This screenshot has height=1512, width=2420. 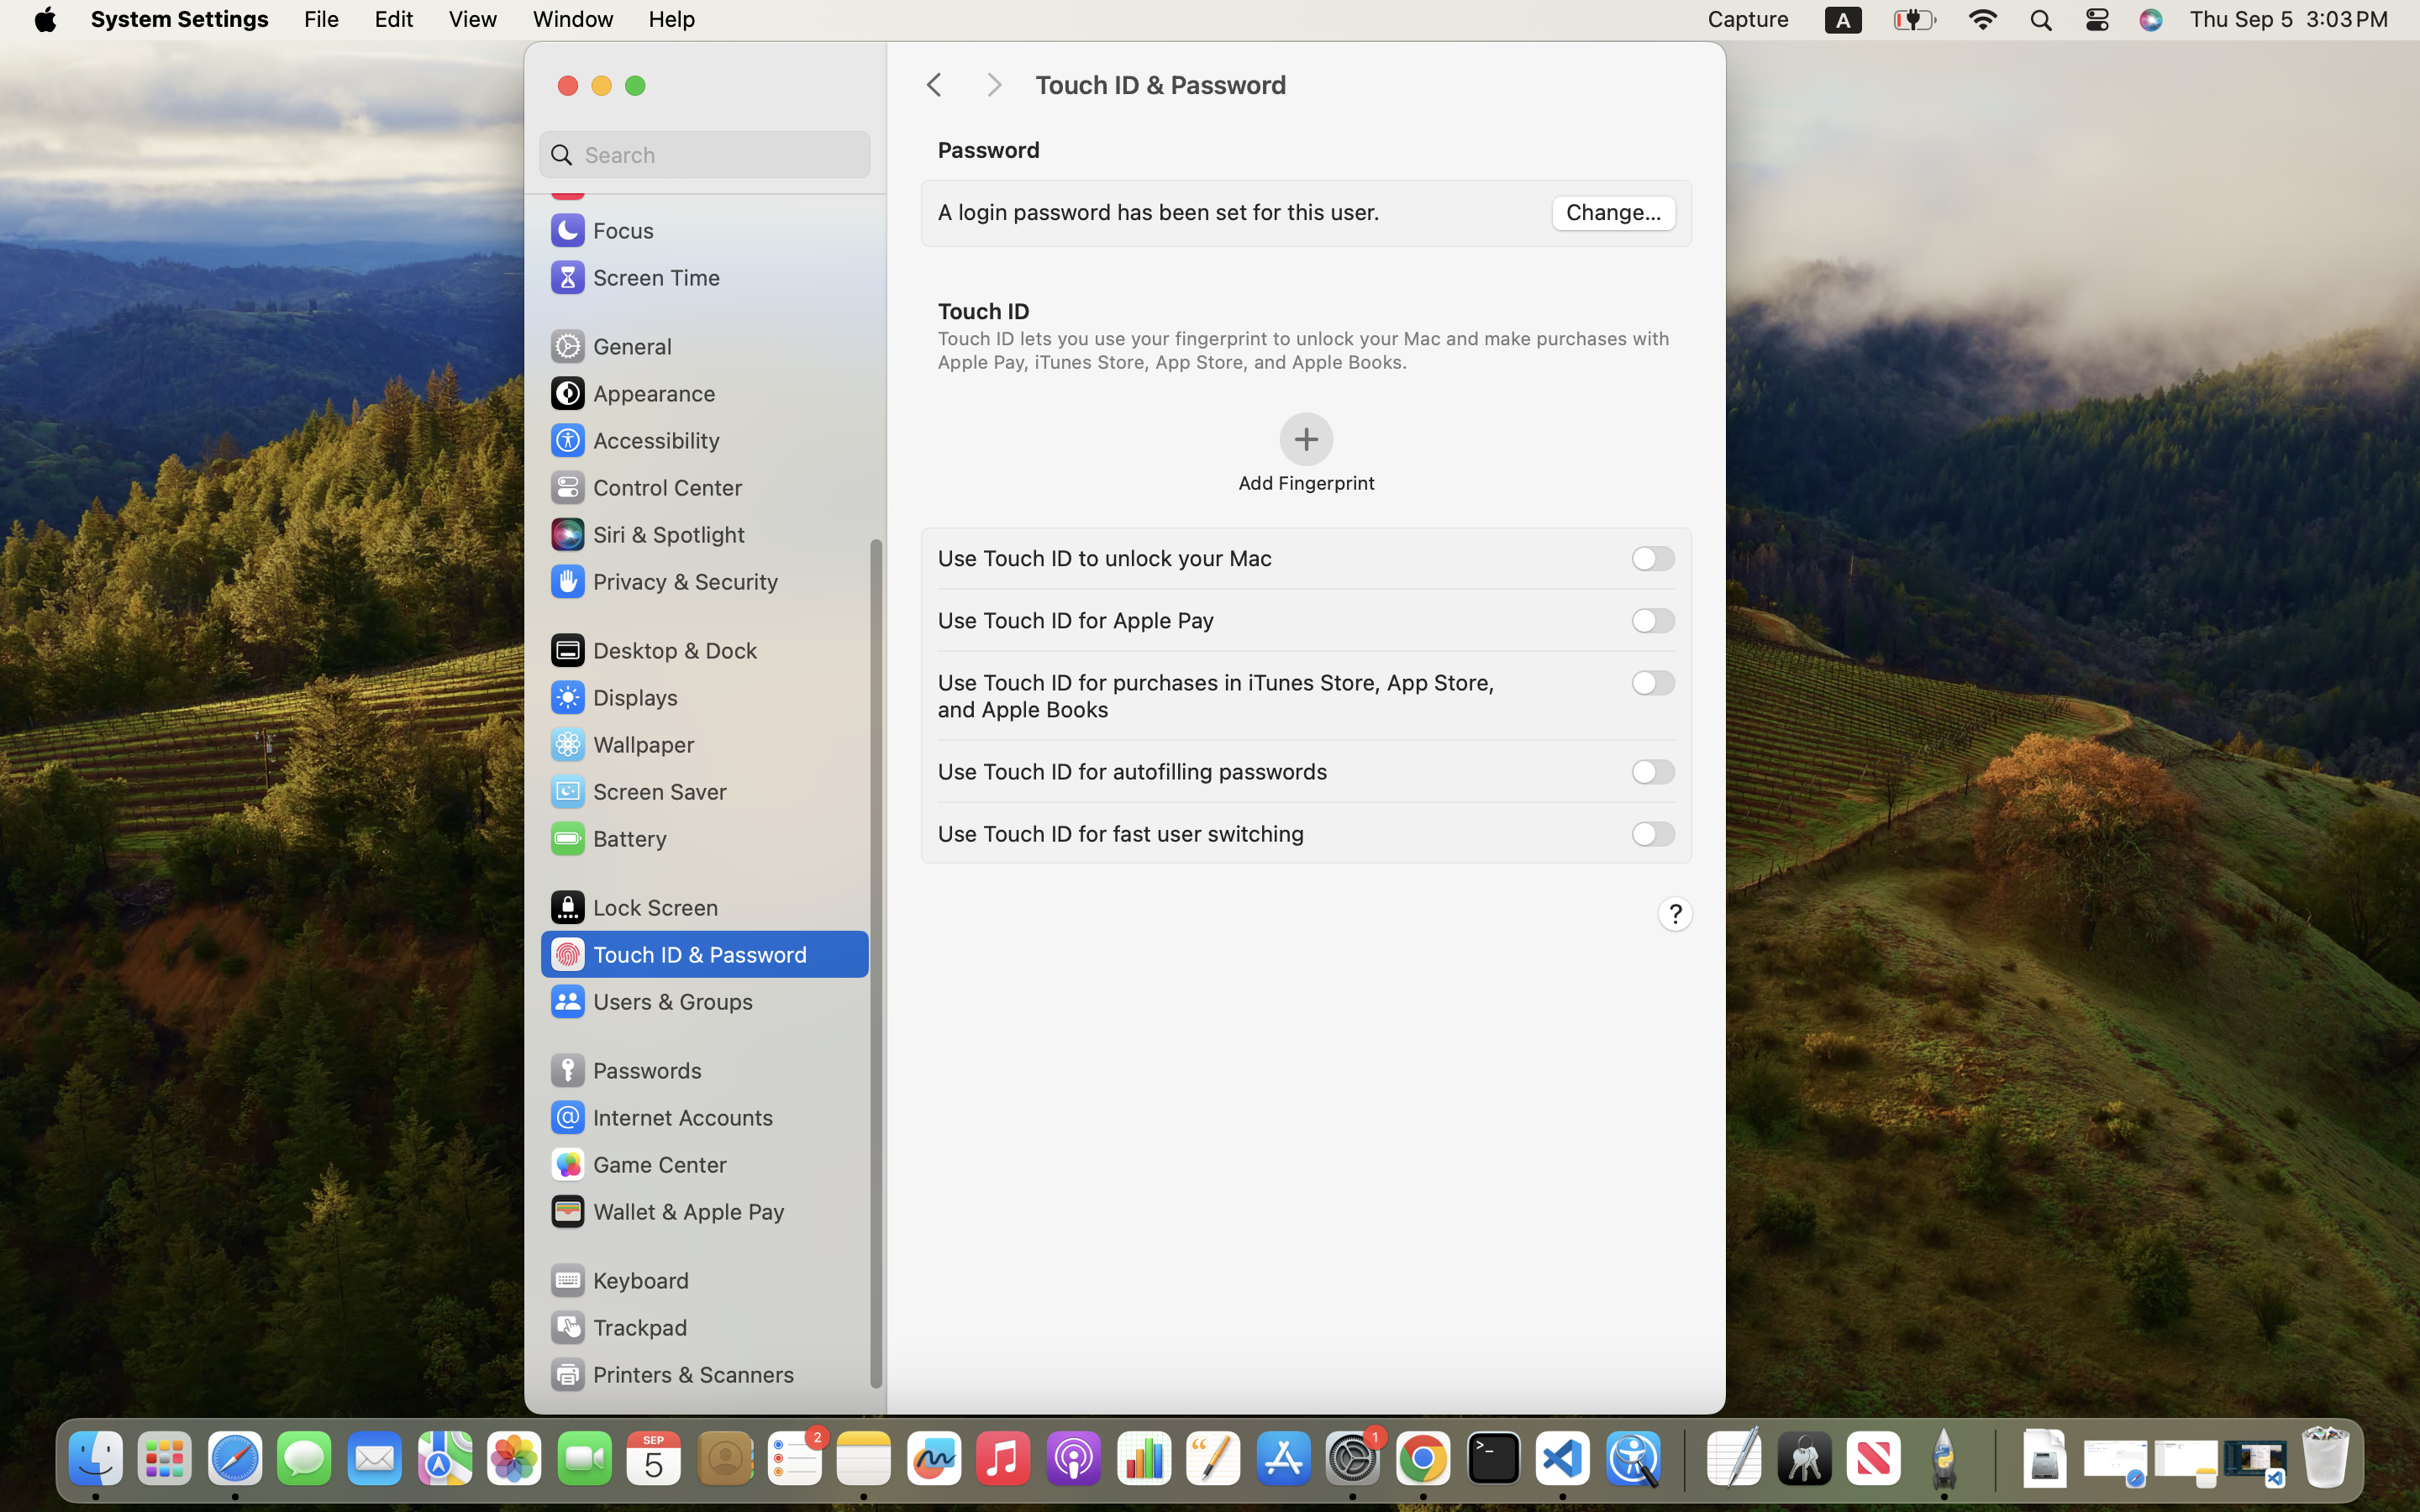 What do you see at coordinates (621, 743) in the screenshot?
I see `'Wallpaper'` at bounding box center [621, 743].